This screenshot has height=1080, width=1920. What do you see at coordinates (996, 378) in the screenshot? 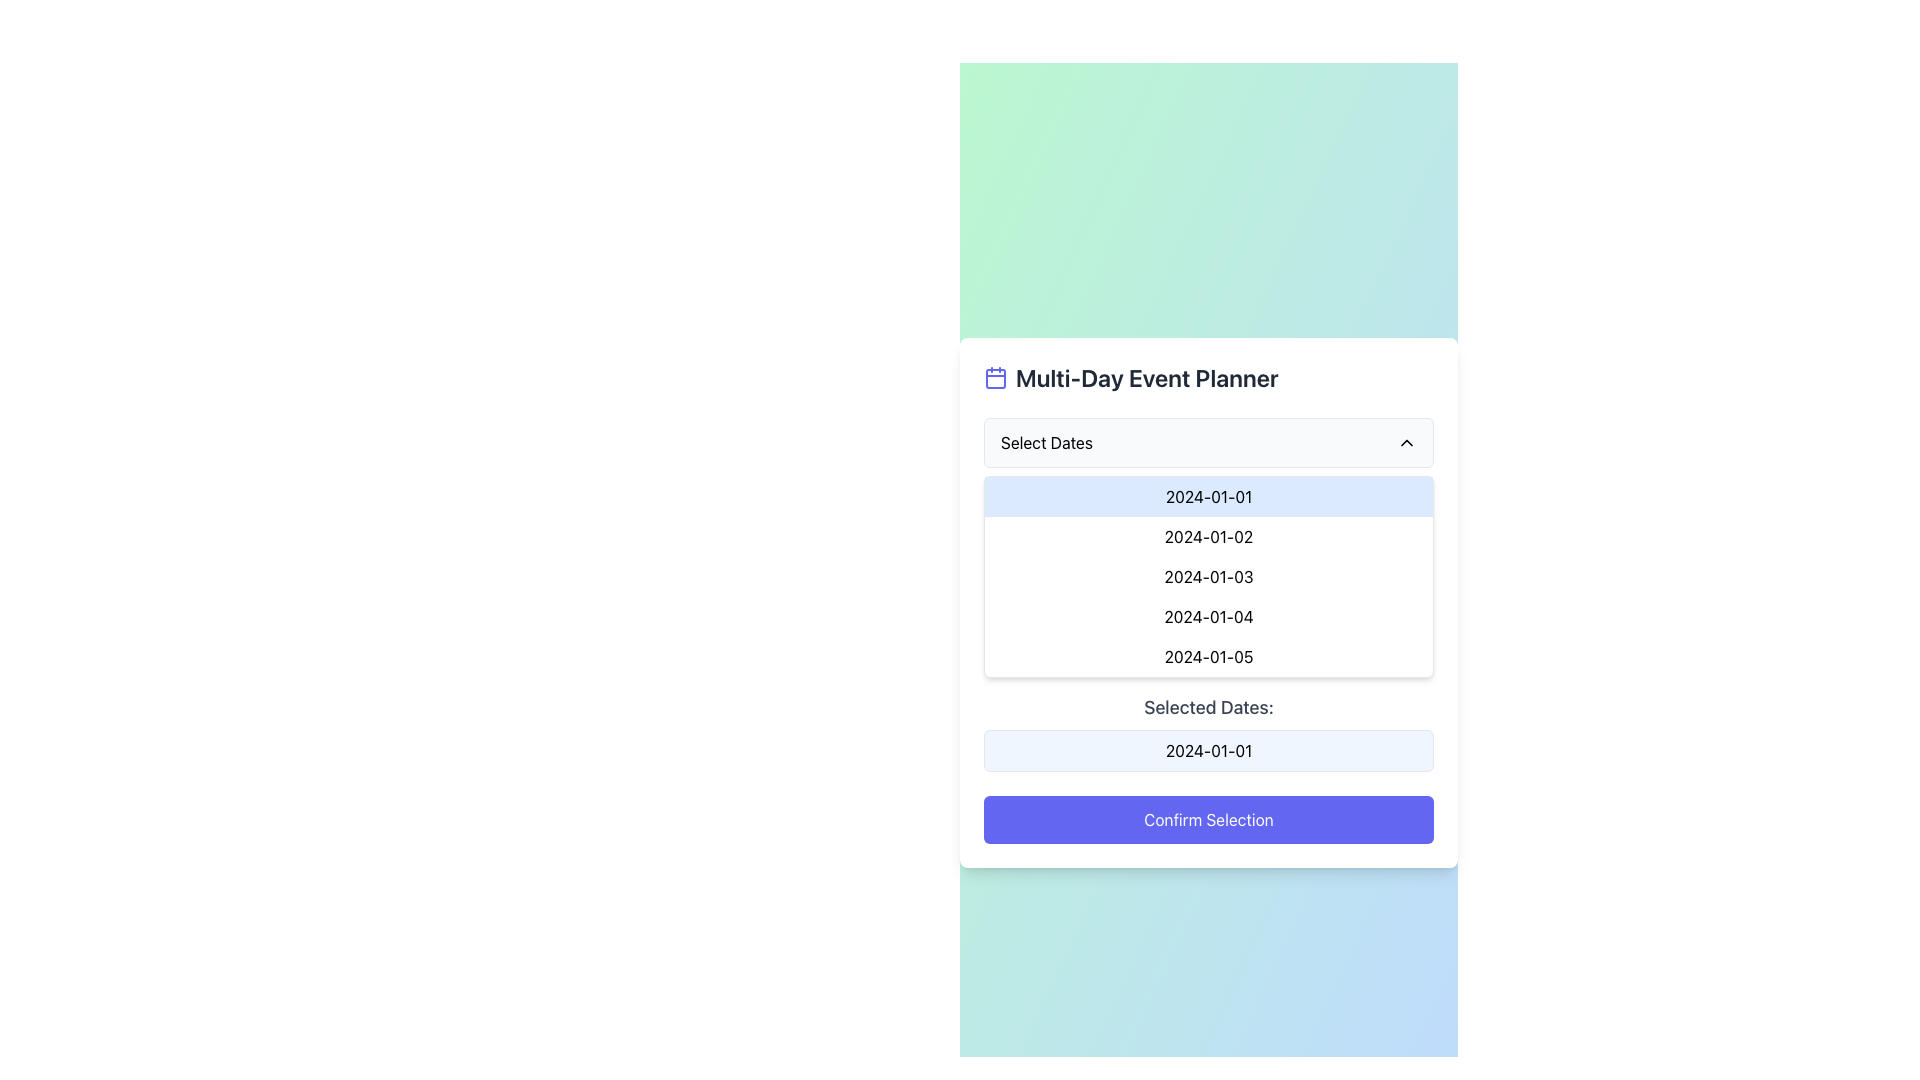
I see `the calendar icon, which is a purple square with rounded corners, located at the start of the 'Multi-Day Event Planner' title bar` at bounding box center [996, 378].